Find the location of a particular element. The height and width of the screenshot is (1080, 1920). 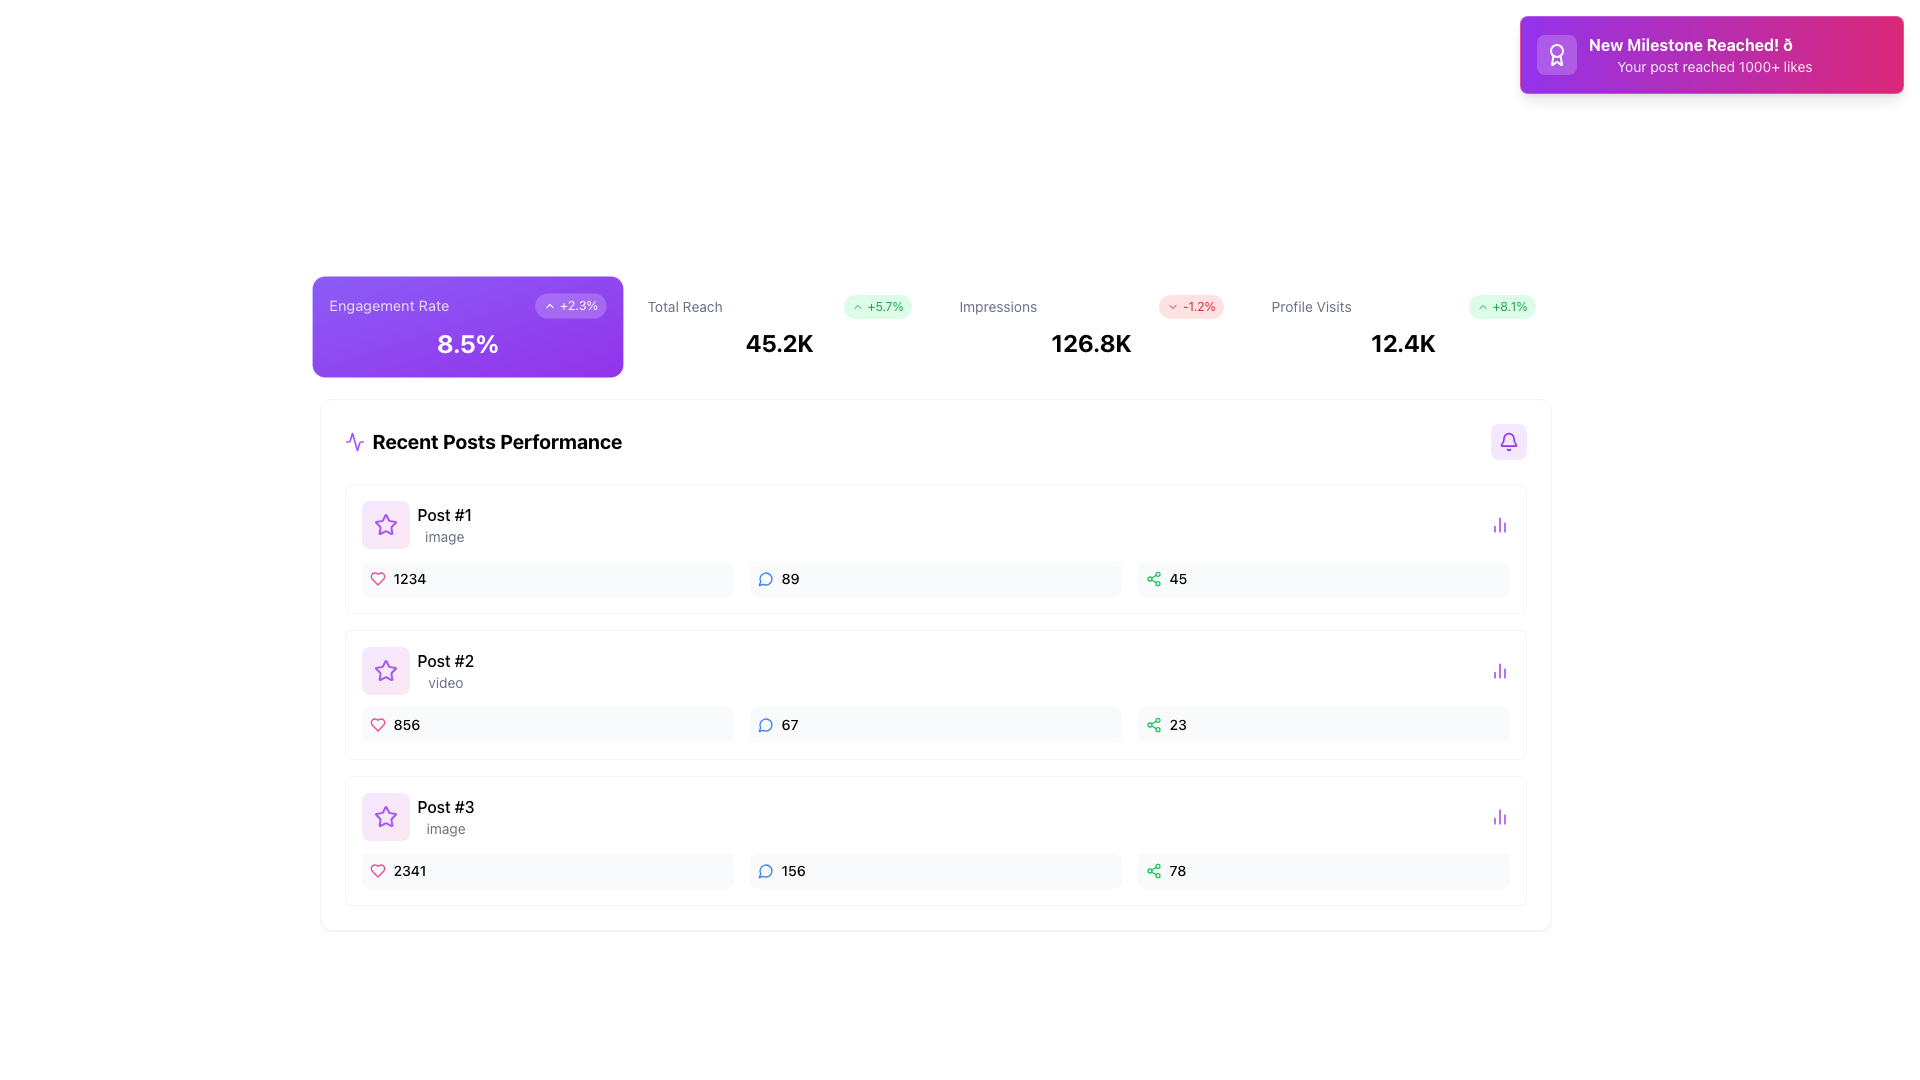

the Information Display Row that shows the title 'Total Reach' and the metric '+5.7%' located in the topmost horizontal row of the card is located at coordinates (778, 307).